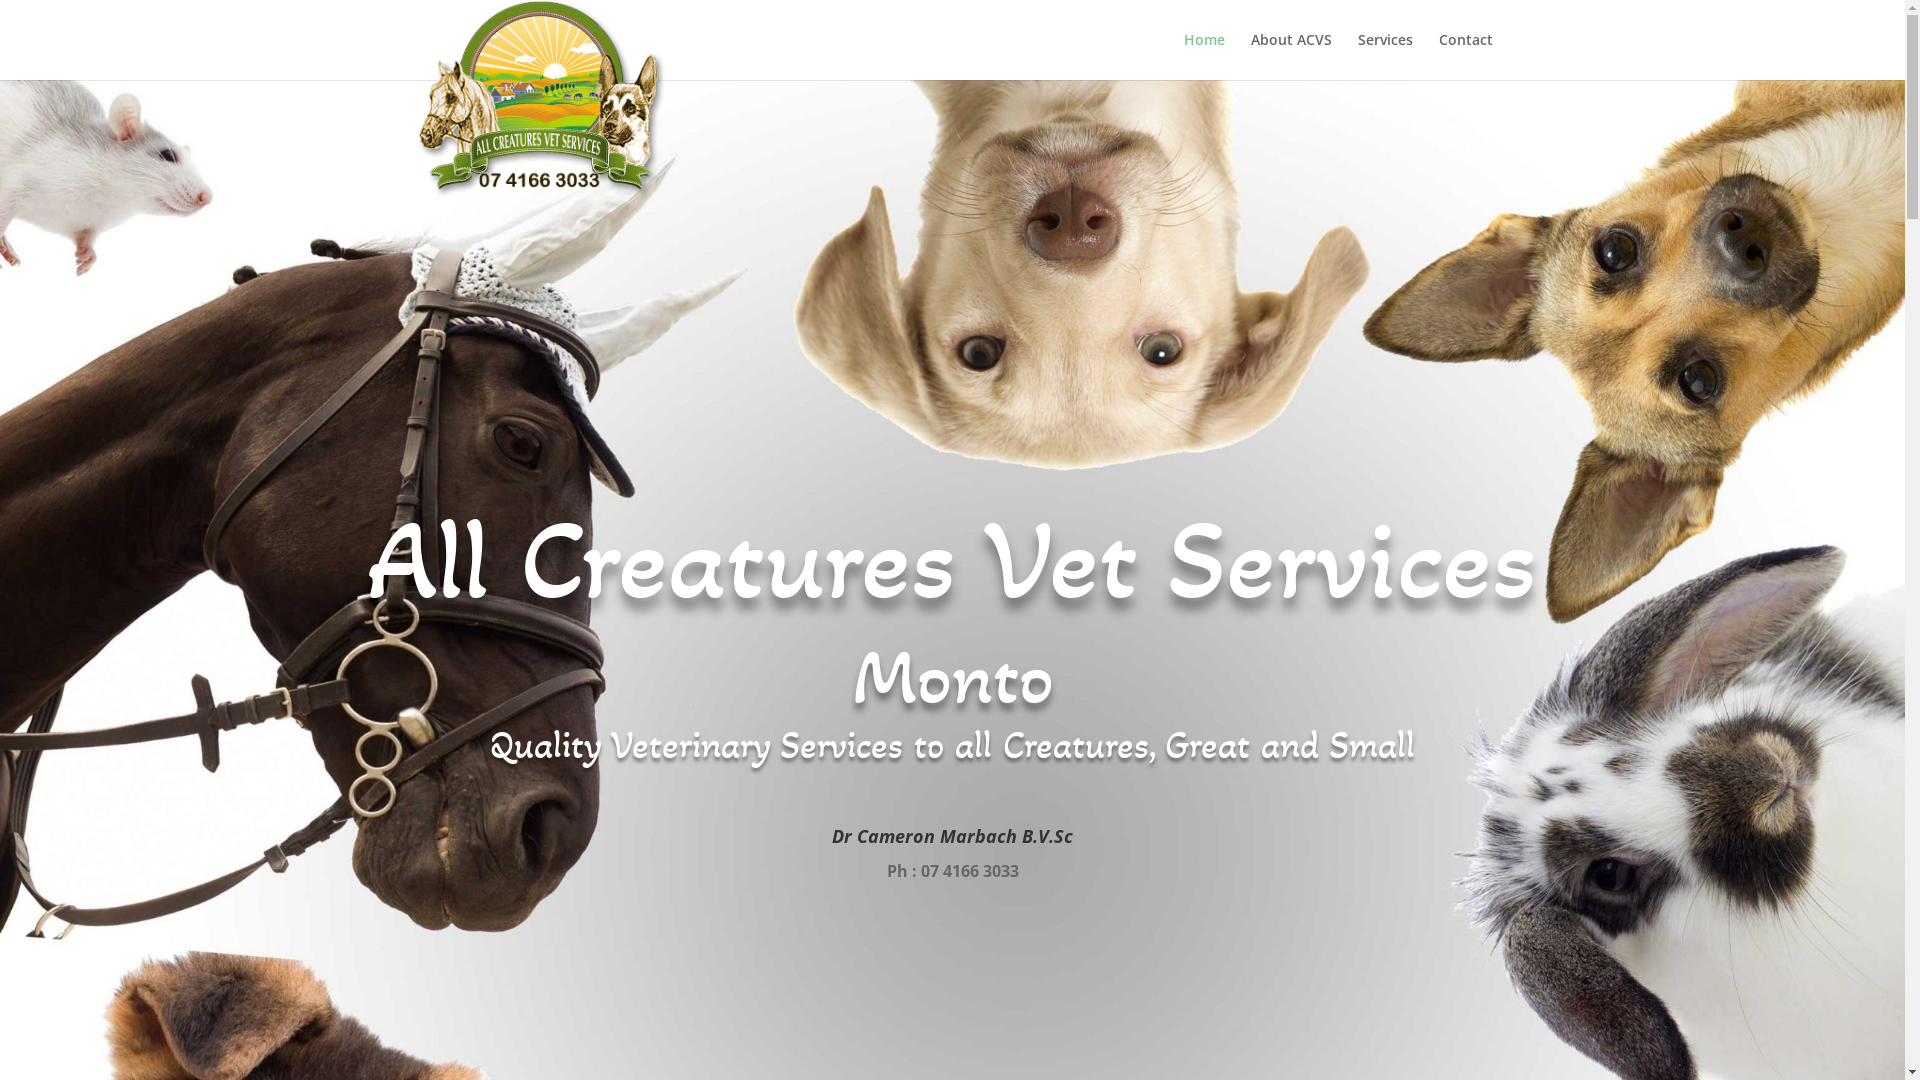 This screenshot has height=1080, width=1920. Describe the element at coordinates (1248, 55) in the screenshot. I see `'About ACVS'` at that location.